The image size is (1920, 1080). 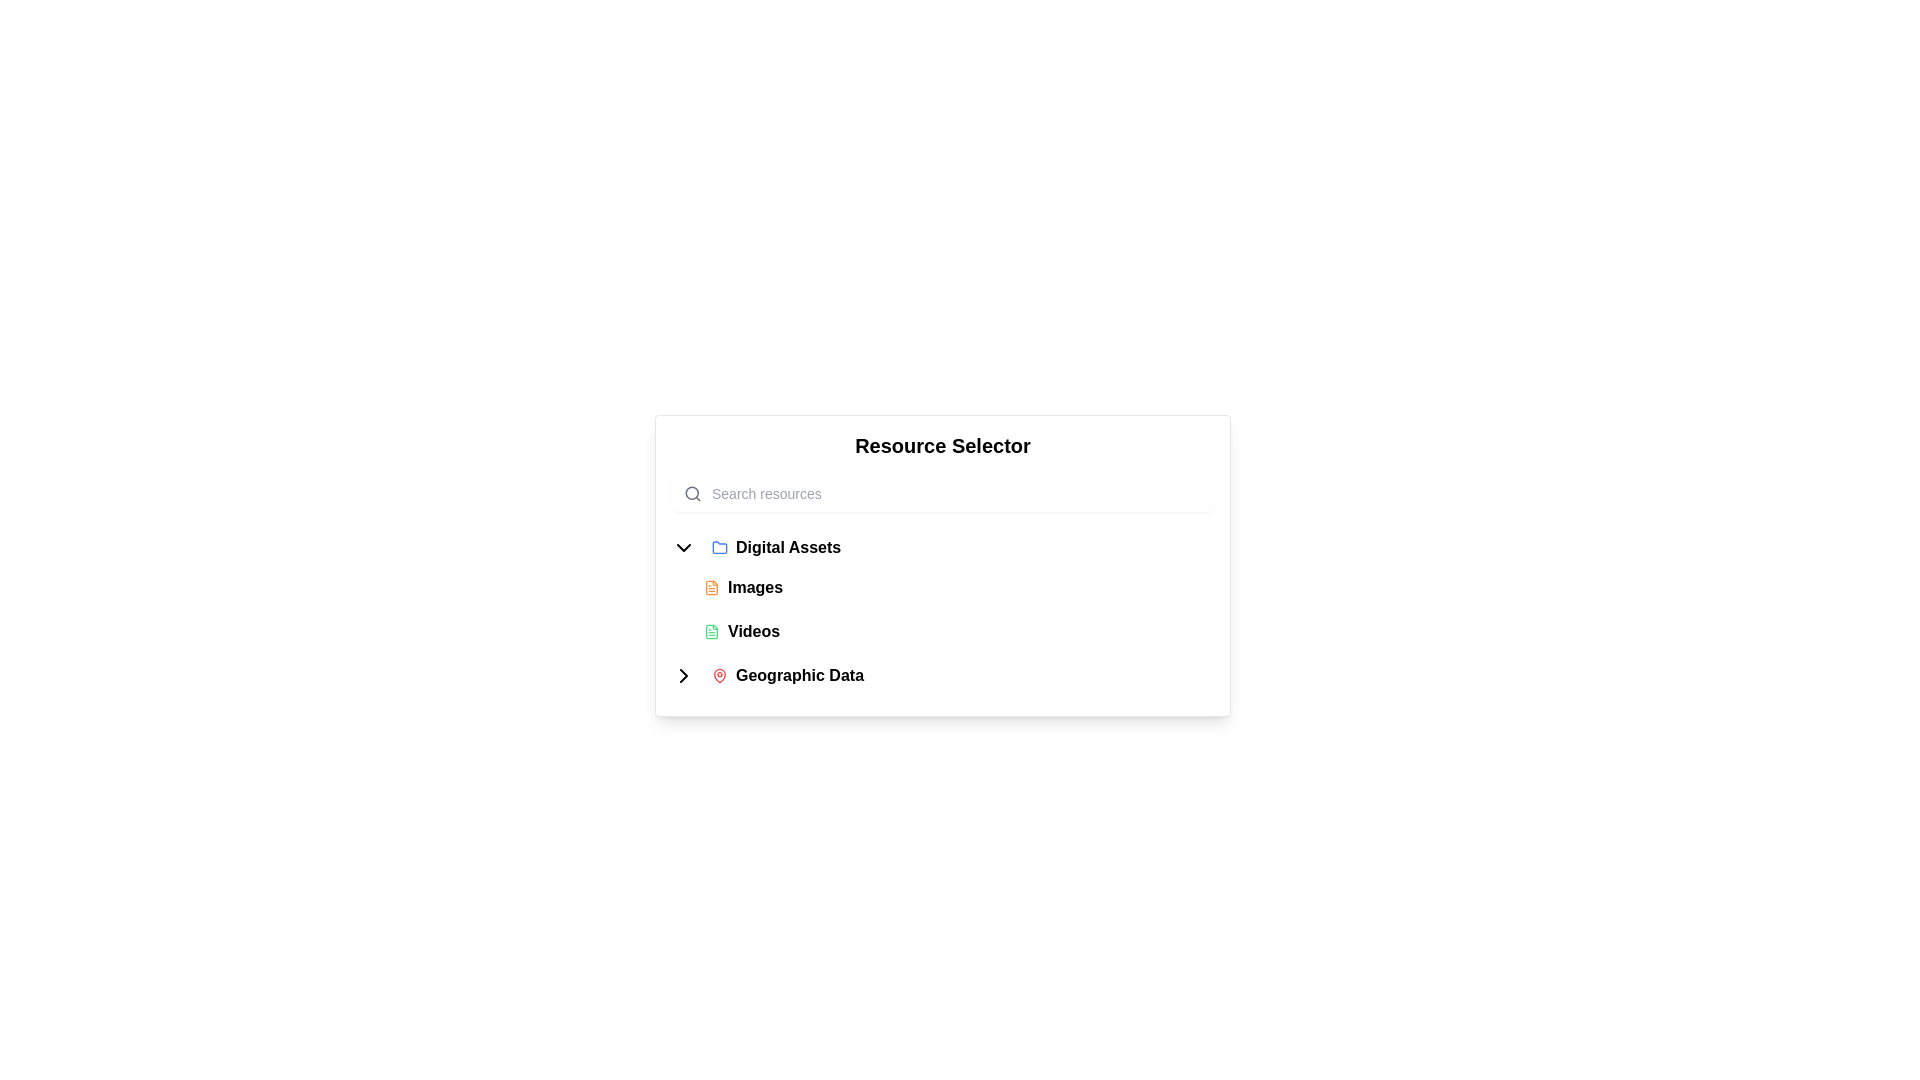 I want to click on the 'Geographic Data' text label within the collapsible menu, so click(x=800, y=675).